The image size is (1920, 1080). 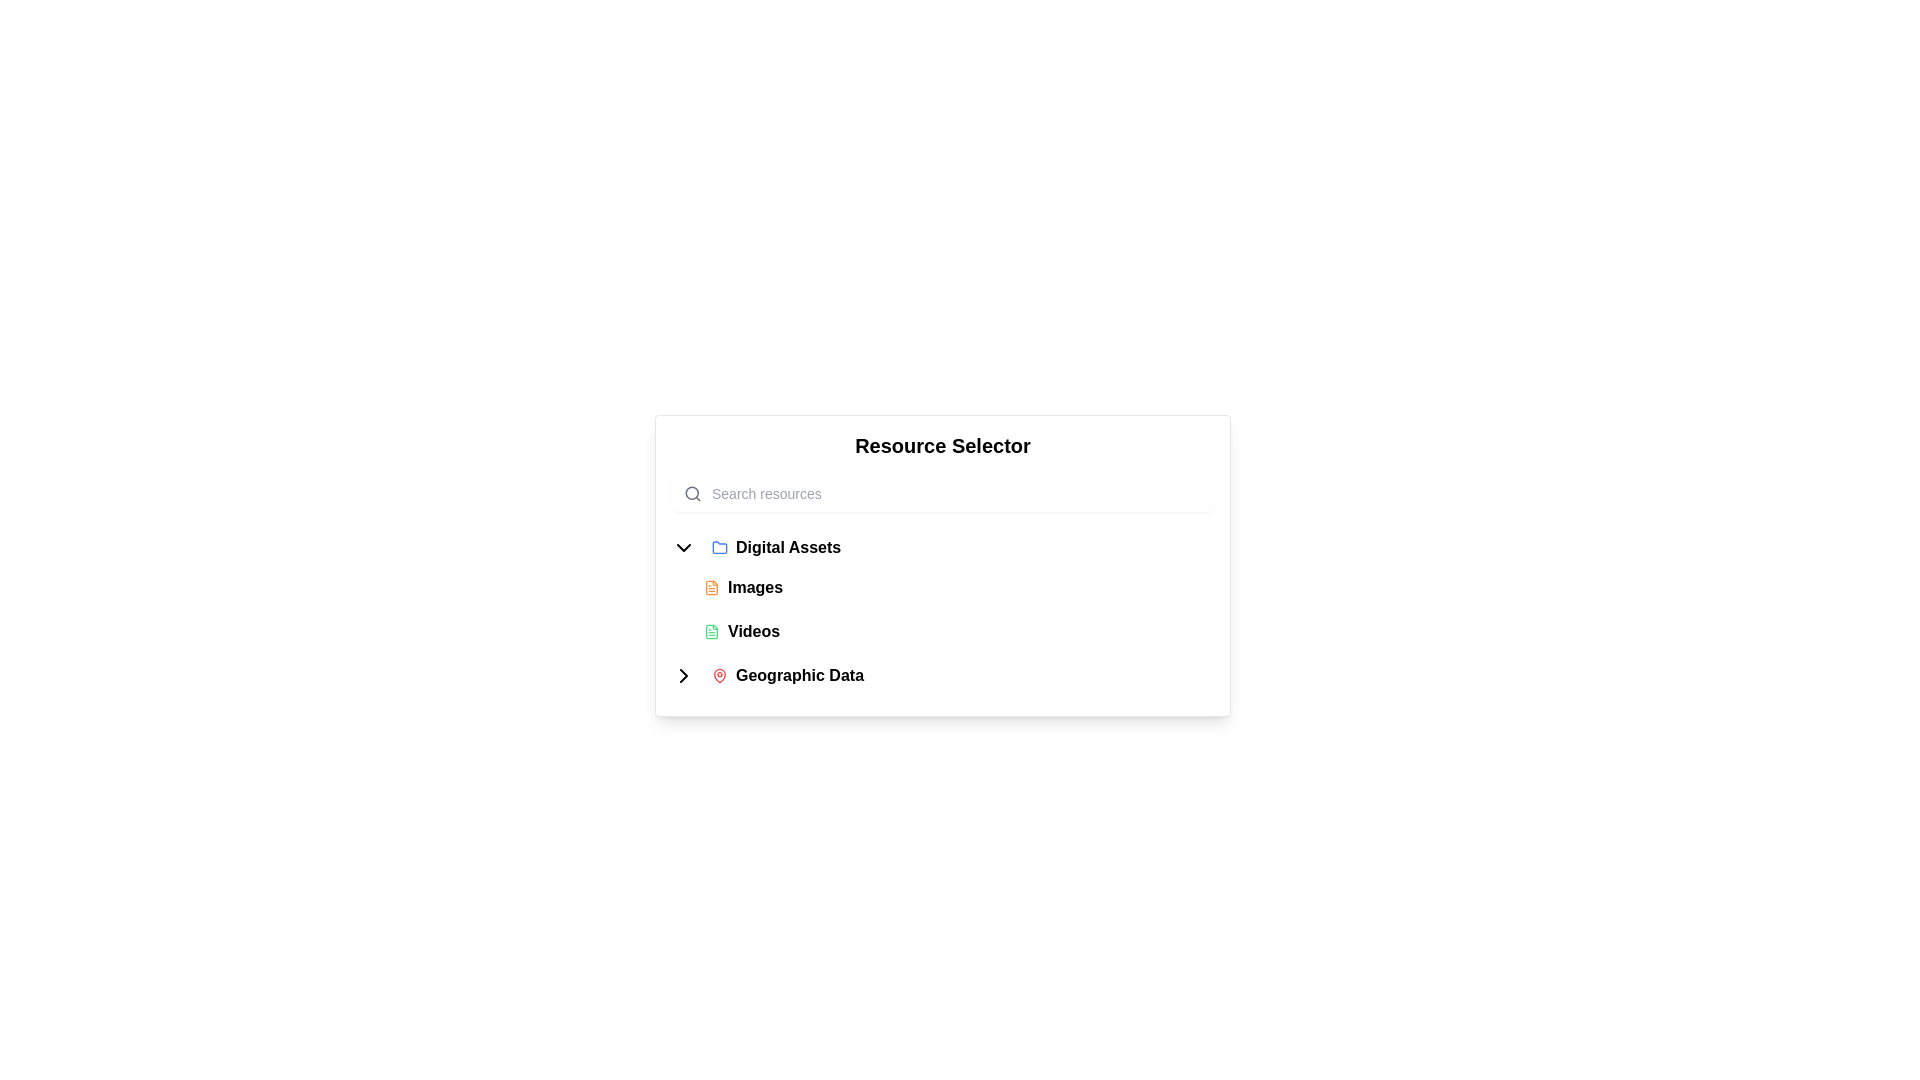 I want to click on the 'Geographic Data' text label within the collapsible menu, so click(x=800, y=675).